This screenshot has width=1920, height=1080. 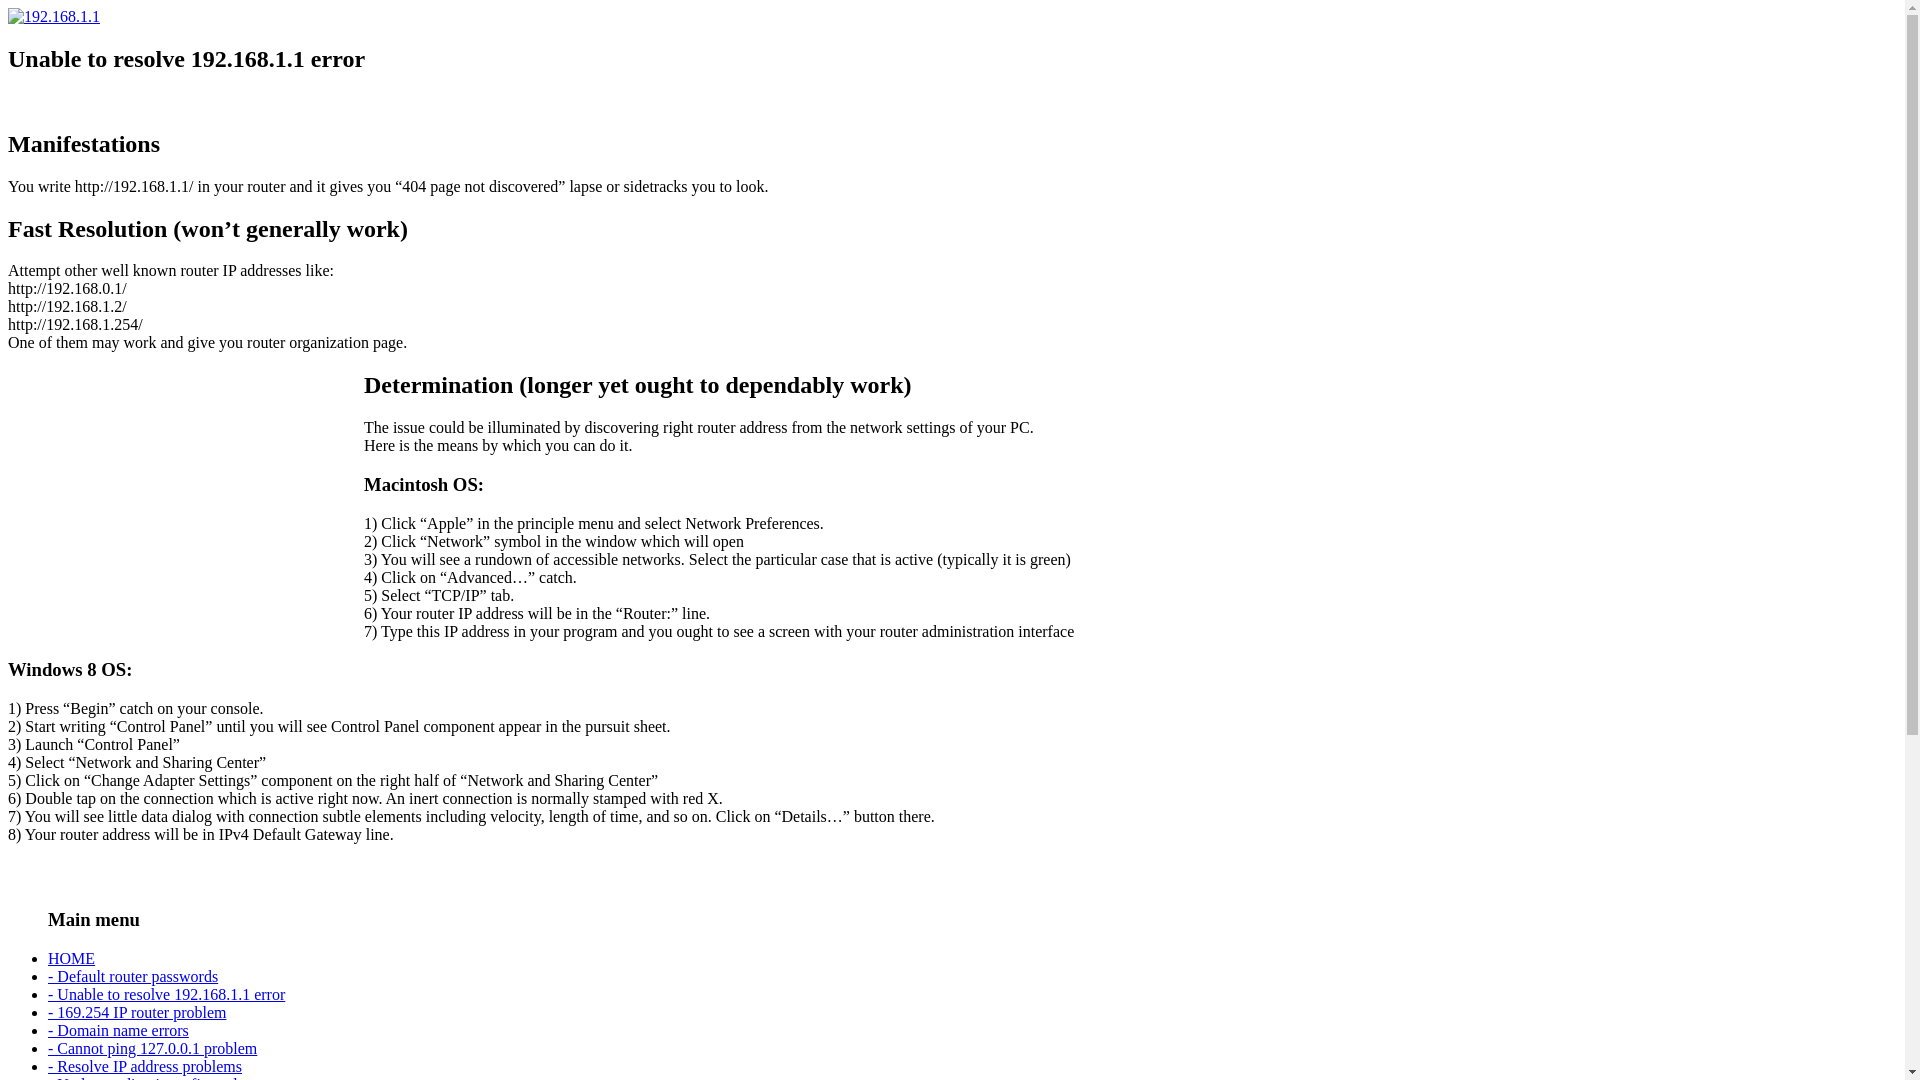 What do you see at coordinates (48, 994) in the screenshot?
I see `'- Unable to resolve 192.168.1.1 error'` at bounding box center [48, 994].